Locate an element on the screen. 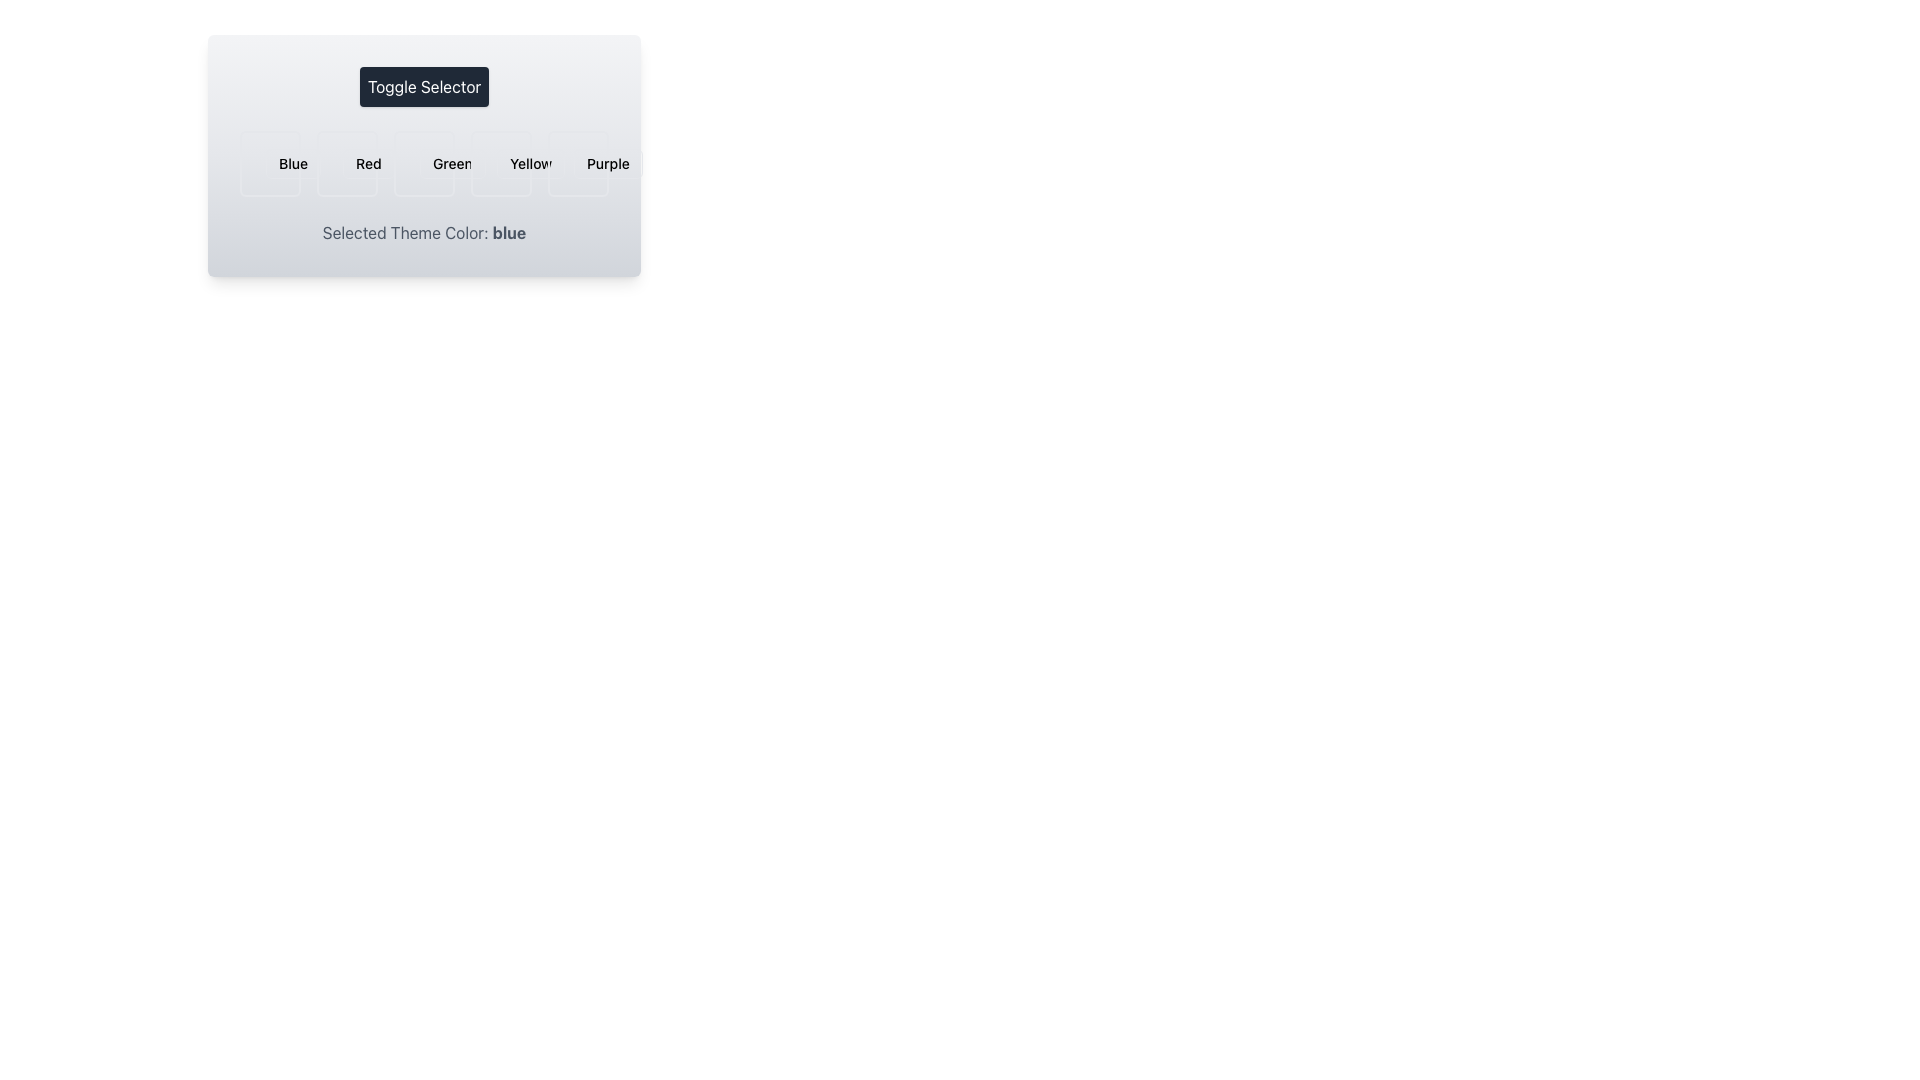  the green button labeled 'green' is located at coordinates (423, 163).